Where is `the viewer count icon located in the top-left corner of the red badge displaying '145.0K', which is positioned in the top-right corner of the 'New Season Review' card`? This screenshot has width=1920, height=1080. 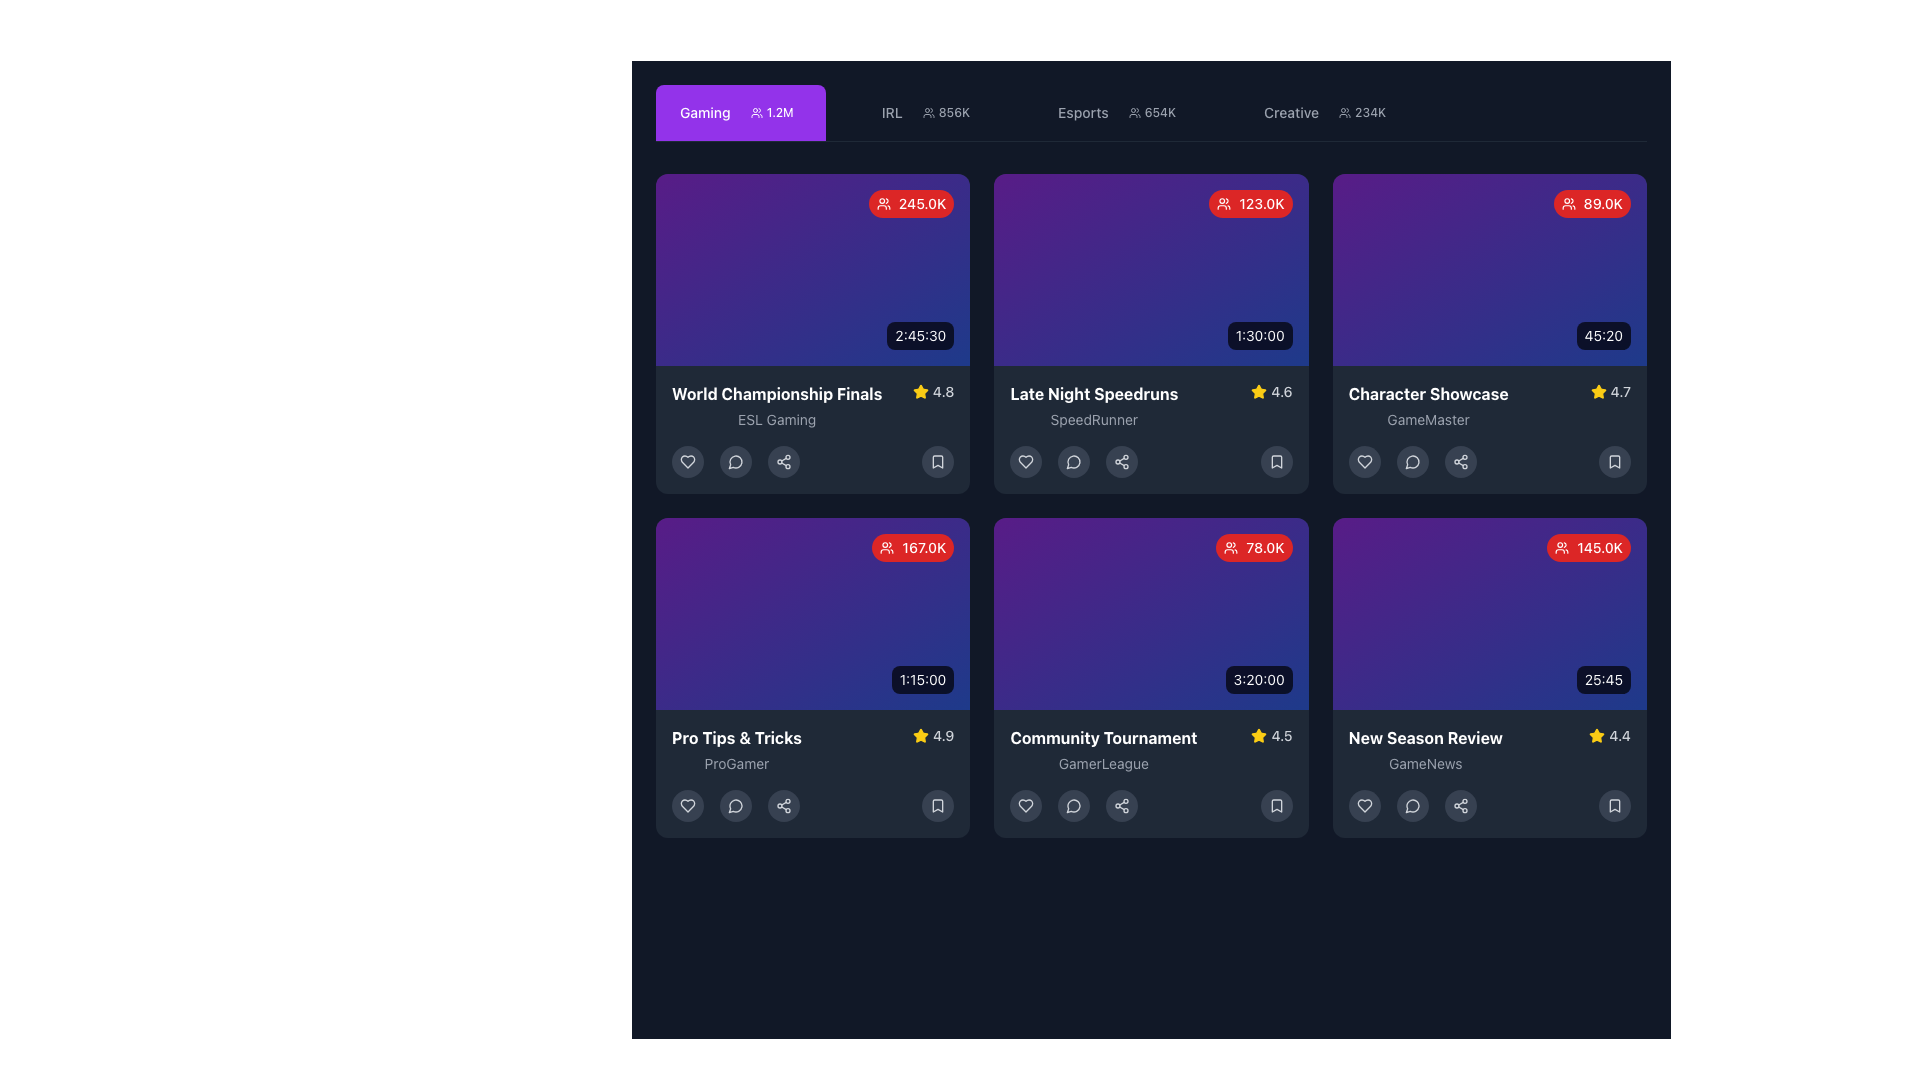
the viewer count icon located in the top-left corner of the red badge displaying '145.0K', which is positioned in the top-right corner of the 'New Season Review' card is located at coordinates (1561, 547).